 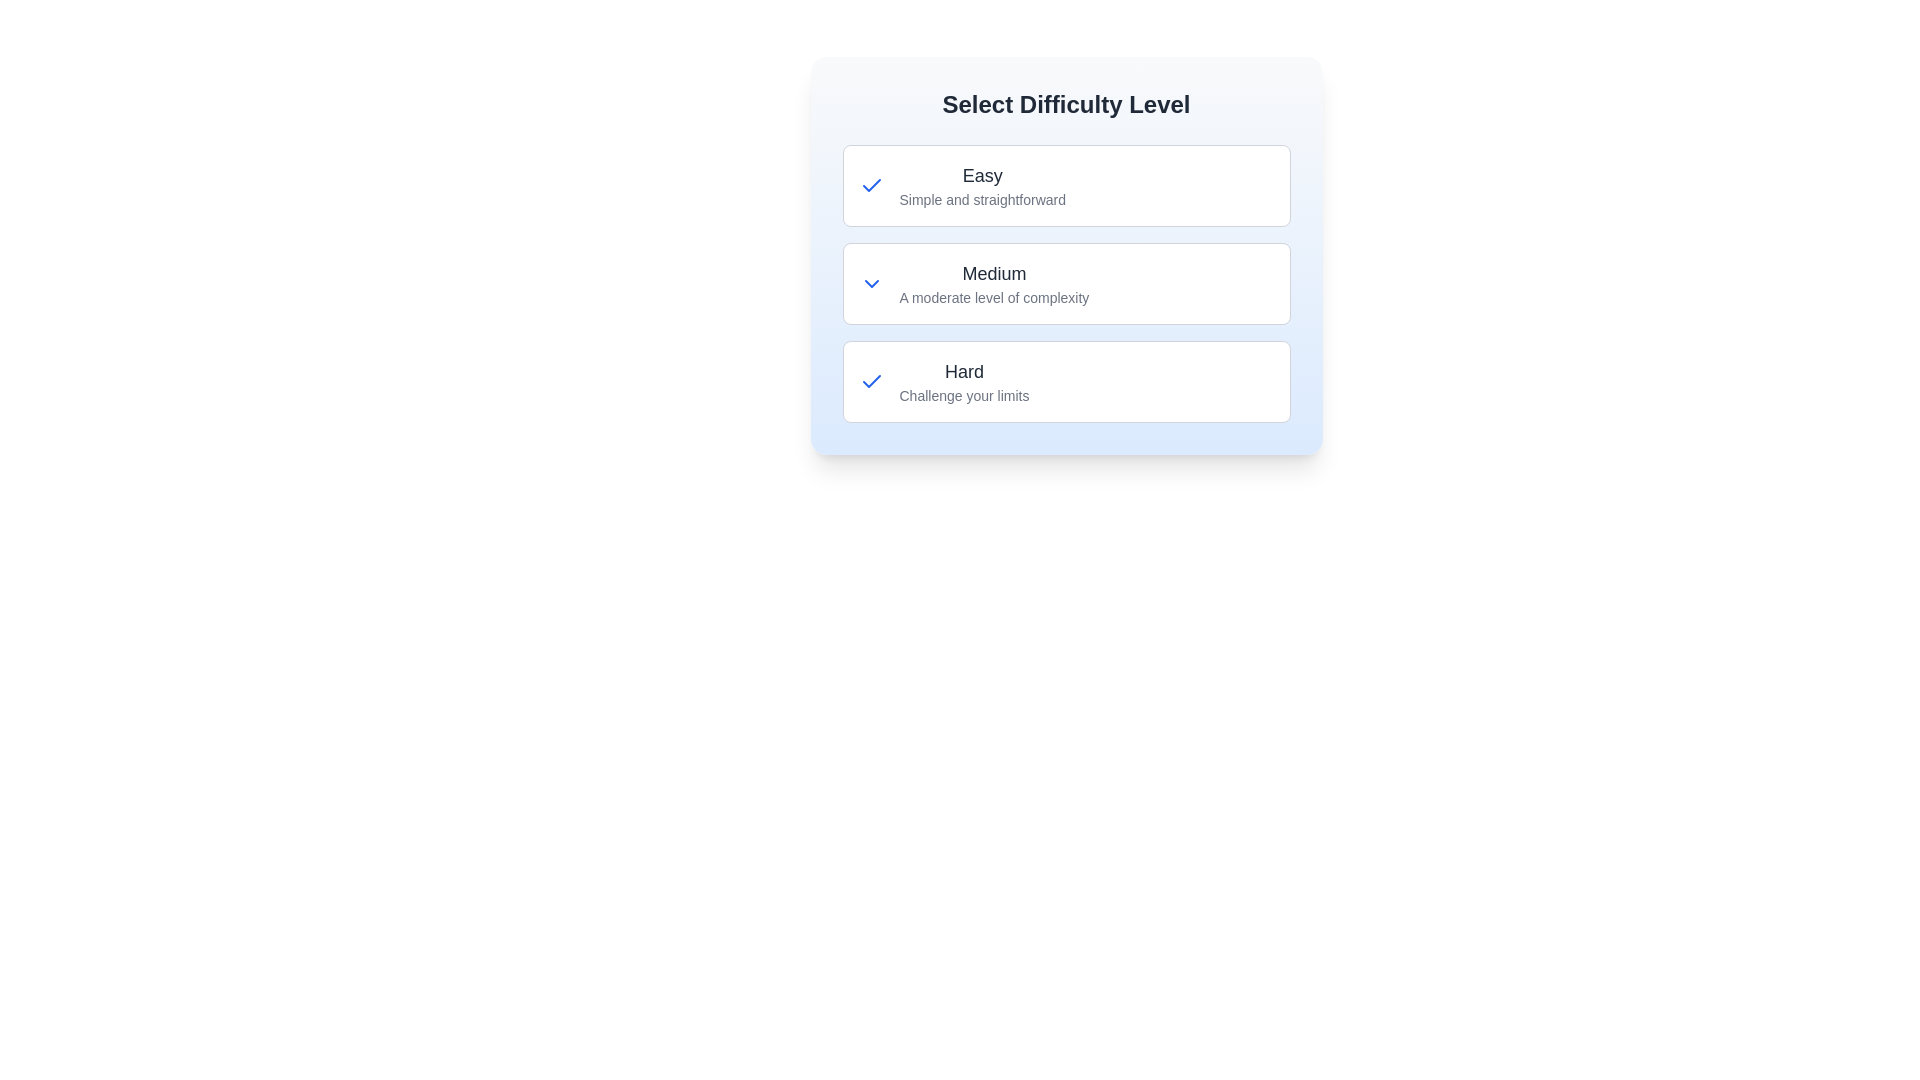 I want to click on the selectable list item with the heading 'Medium' for a visual cue, so click(x=994, y=284).